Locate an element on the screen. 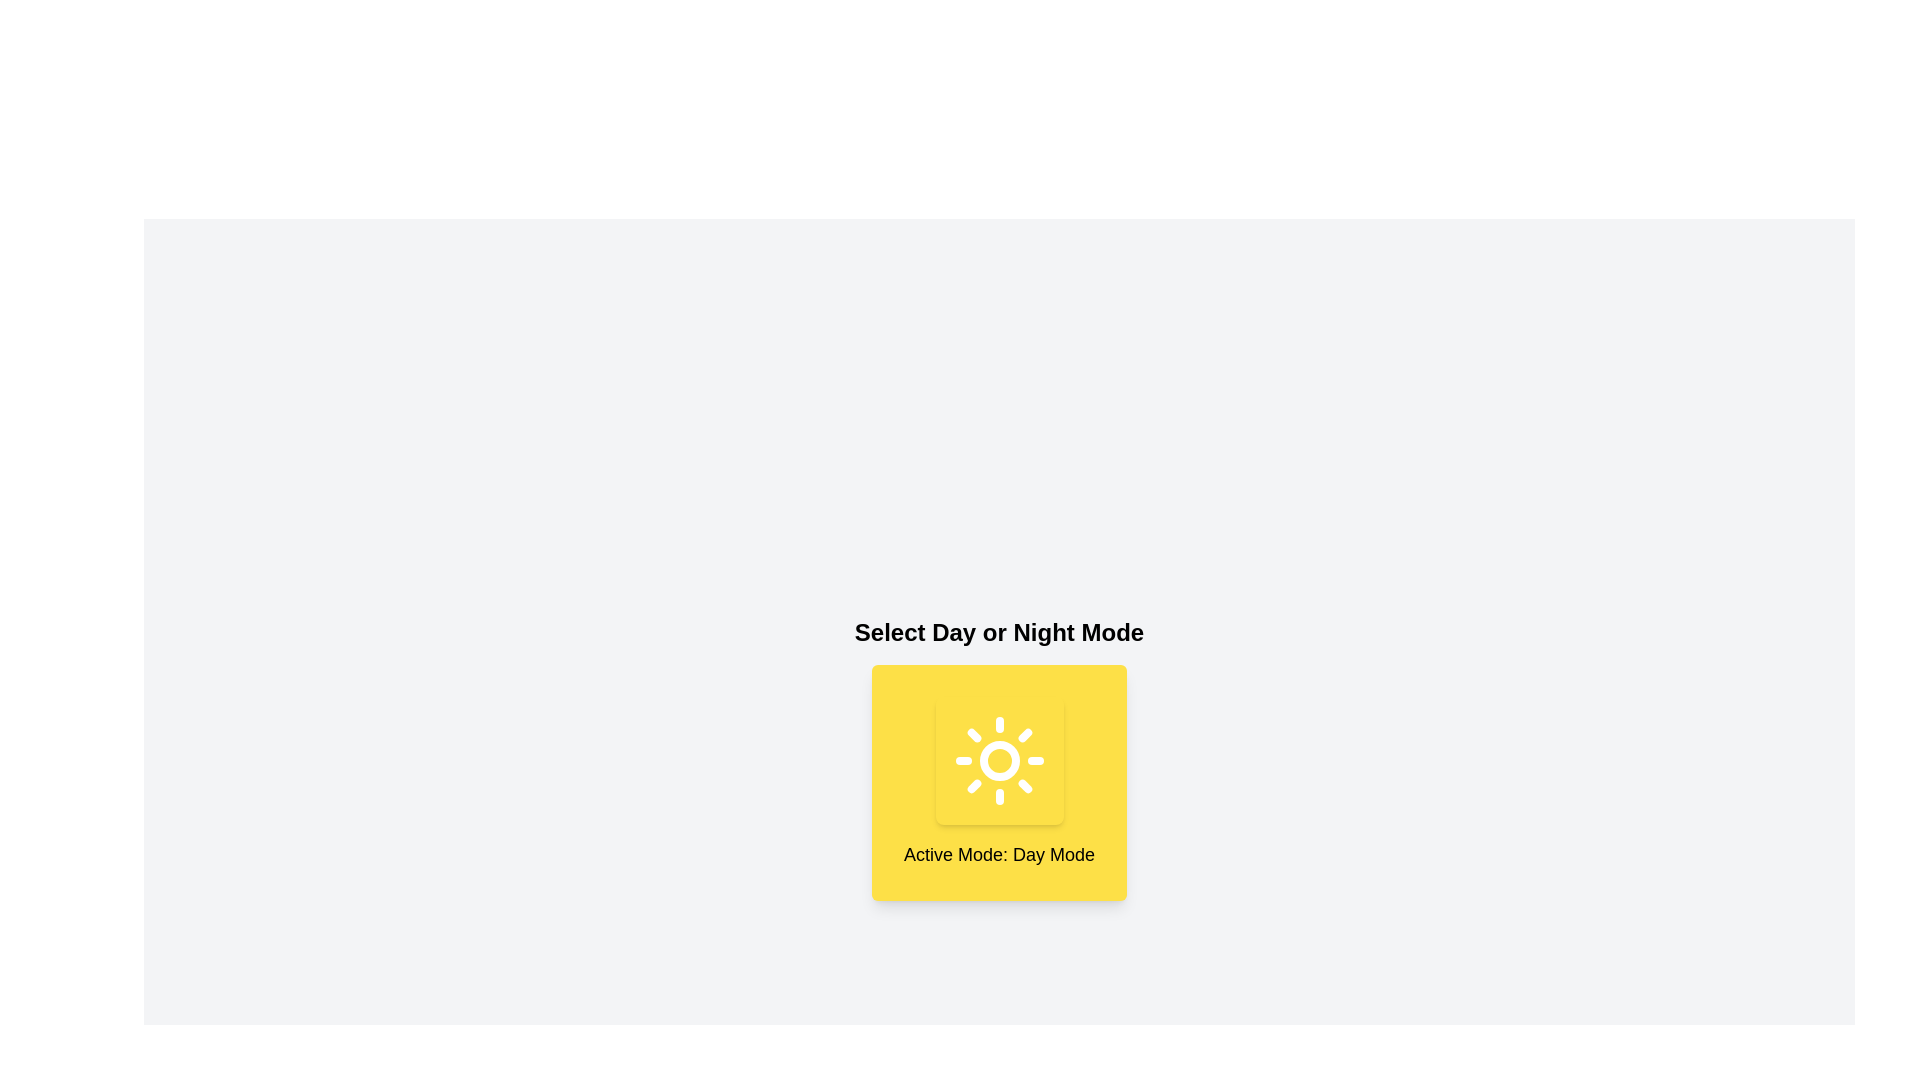 This screenshot has height=1080, width=1920. toggle button to switch between day and night modes is located at coordinates (999, 760).